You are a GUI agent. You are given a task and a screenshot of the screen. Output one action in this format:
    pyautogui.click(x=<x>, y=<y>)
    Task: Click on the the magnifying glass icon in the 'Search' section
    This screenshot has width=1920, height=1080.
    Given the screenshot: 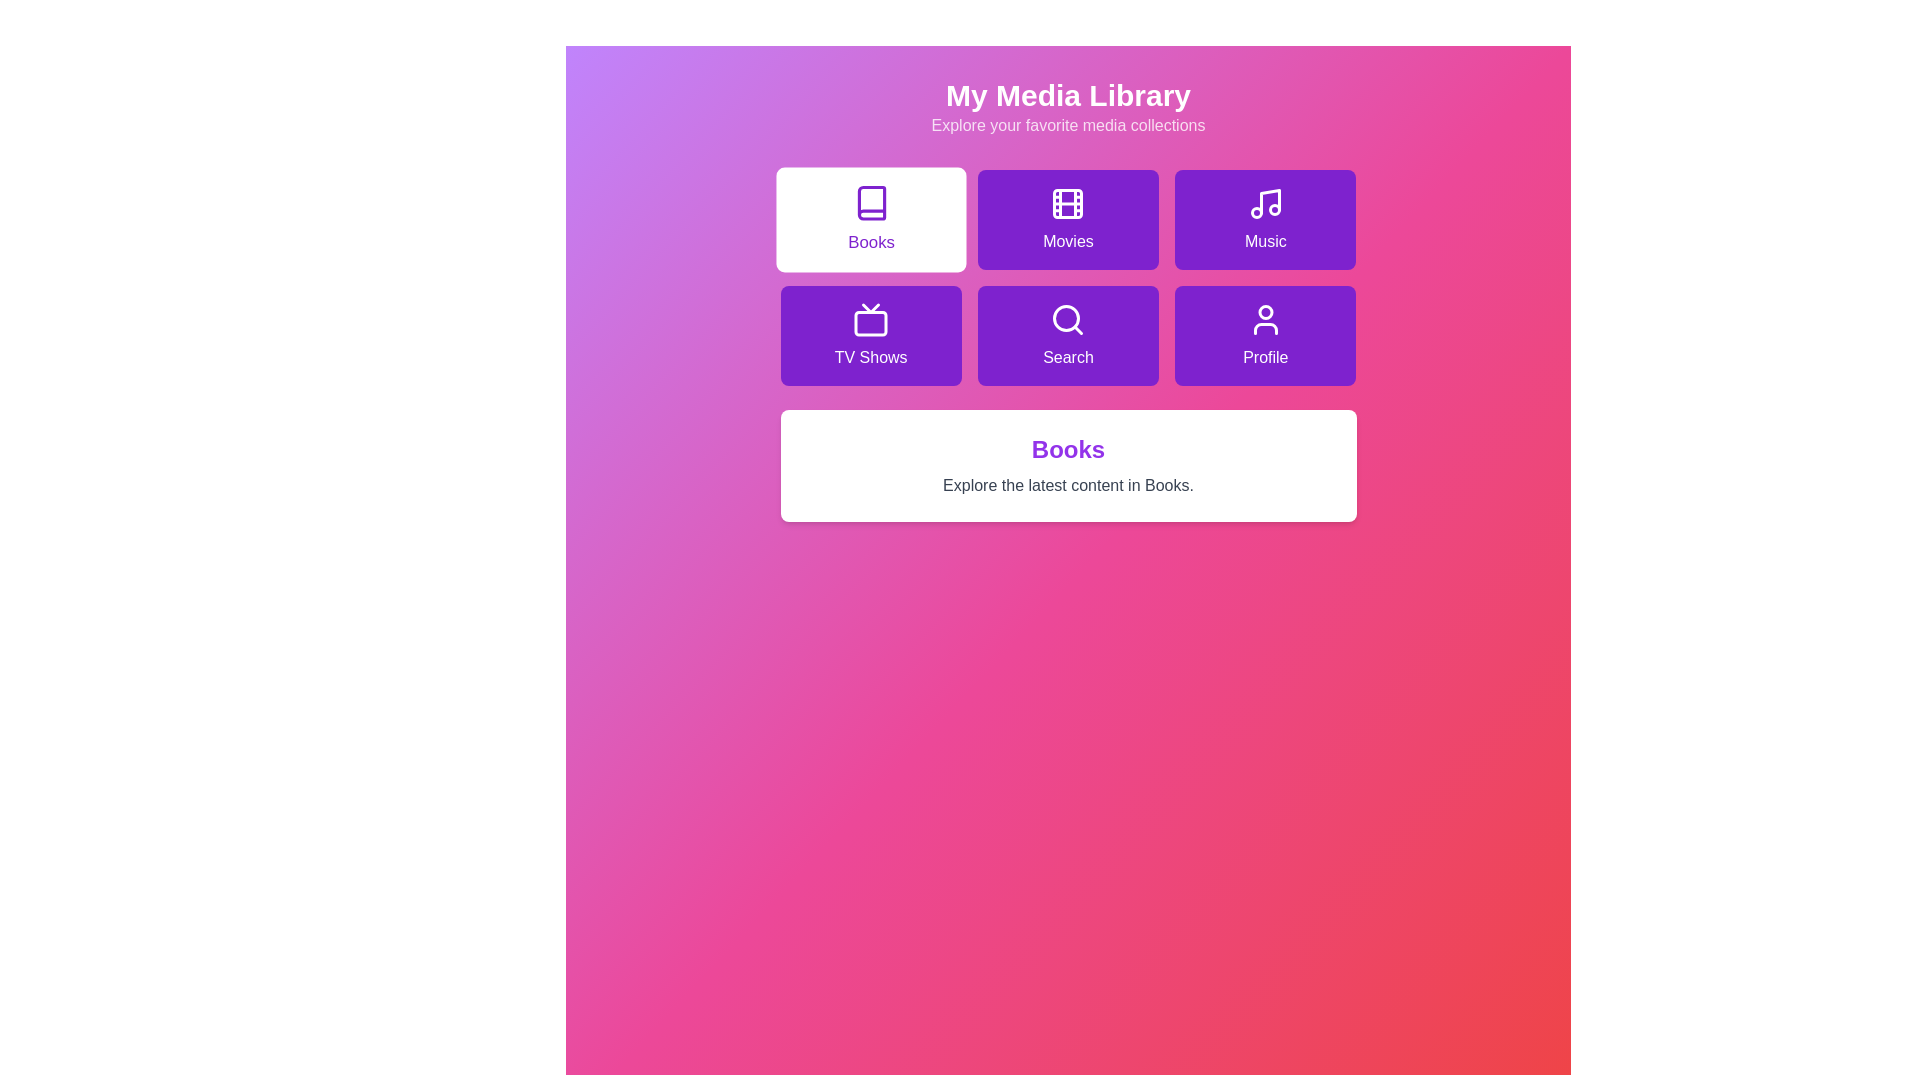 What is the action you would take?
    pyautogui.click(x=1067, y=319)
    